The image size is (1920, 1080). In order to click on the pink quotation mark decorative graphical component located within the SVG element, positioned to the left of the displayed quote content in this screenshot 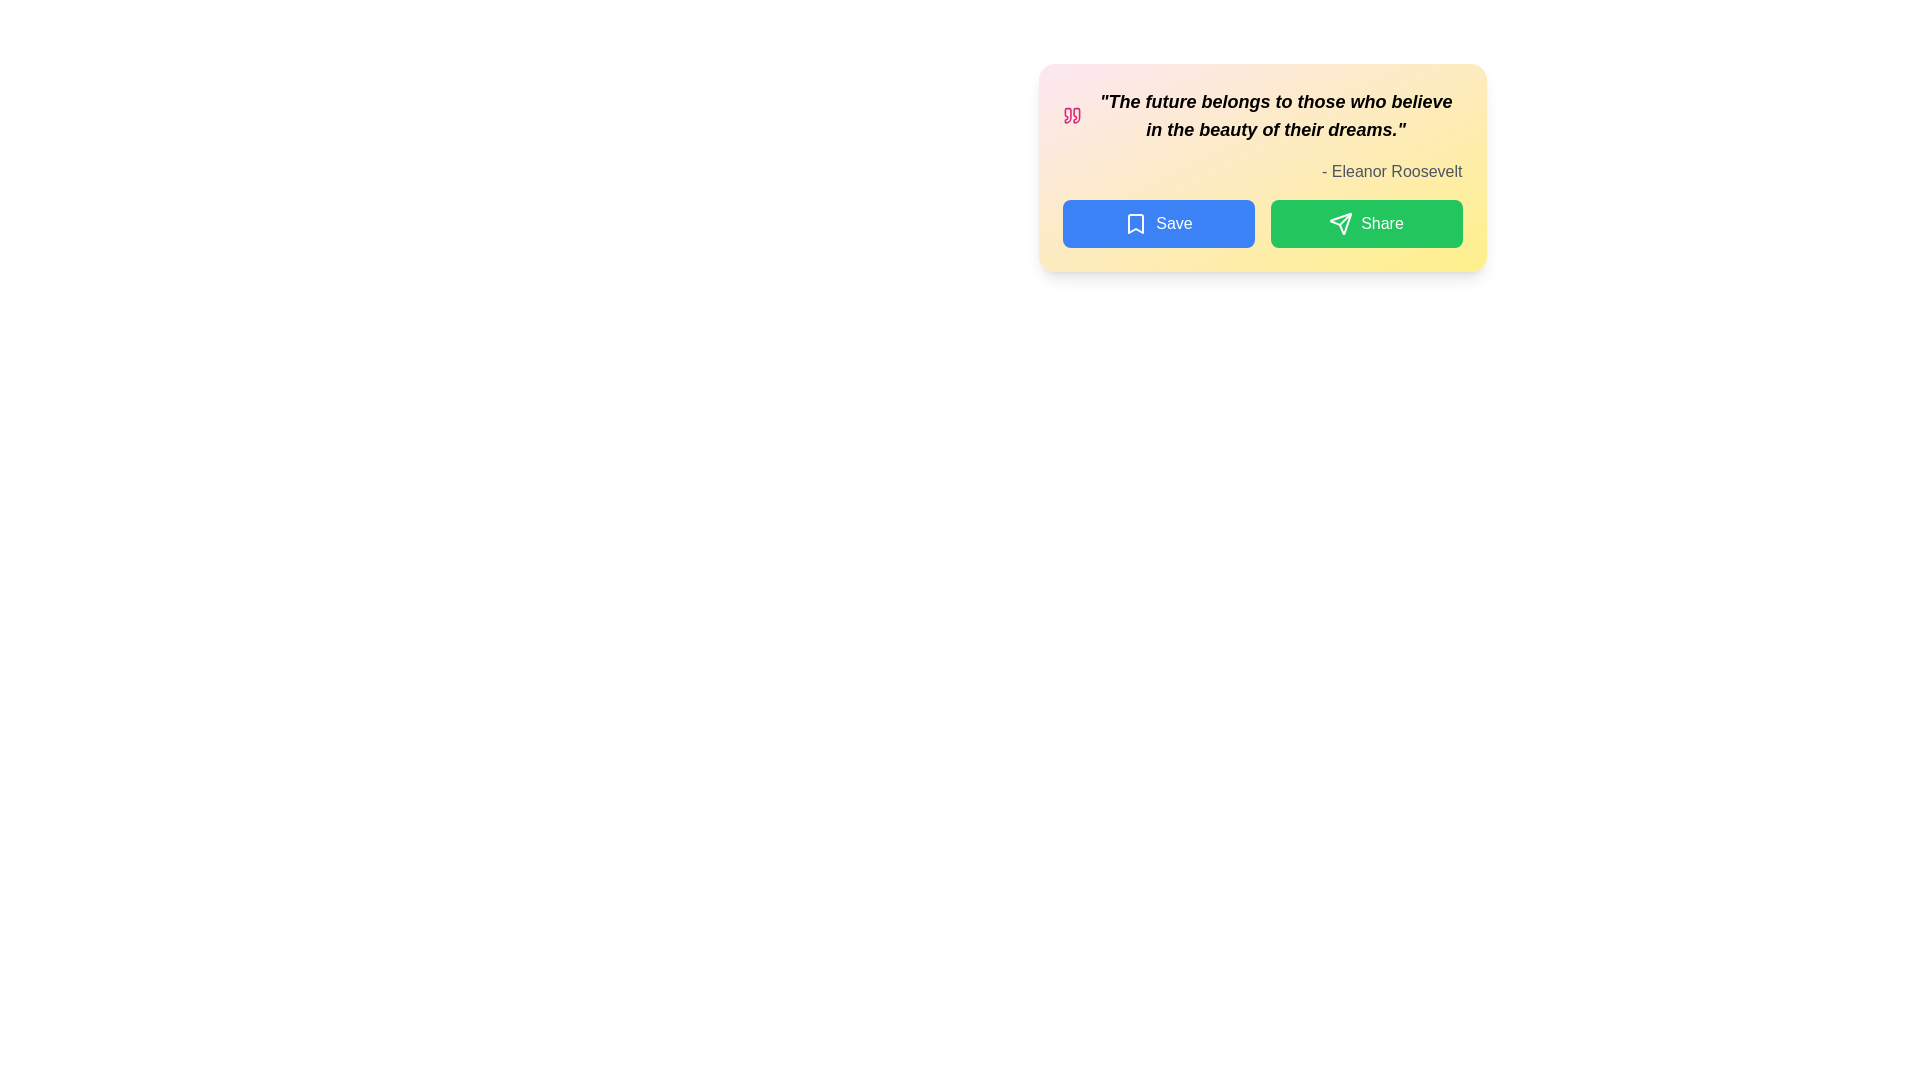, I will do `click(1075, 115)`.